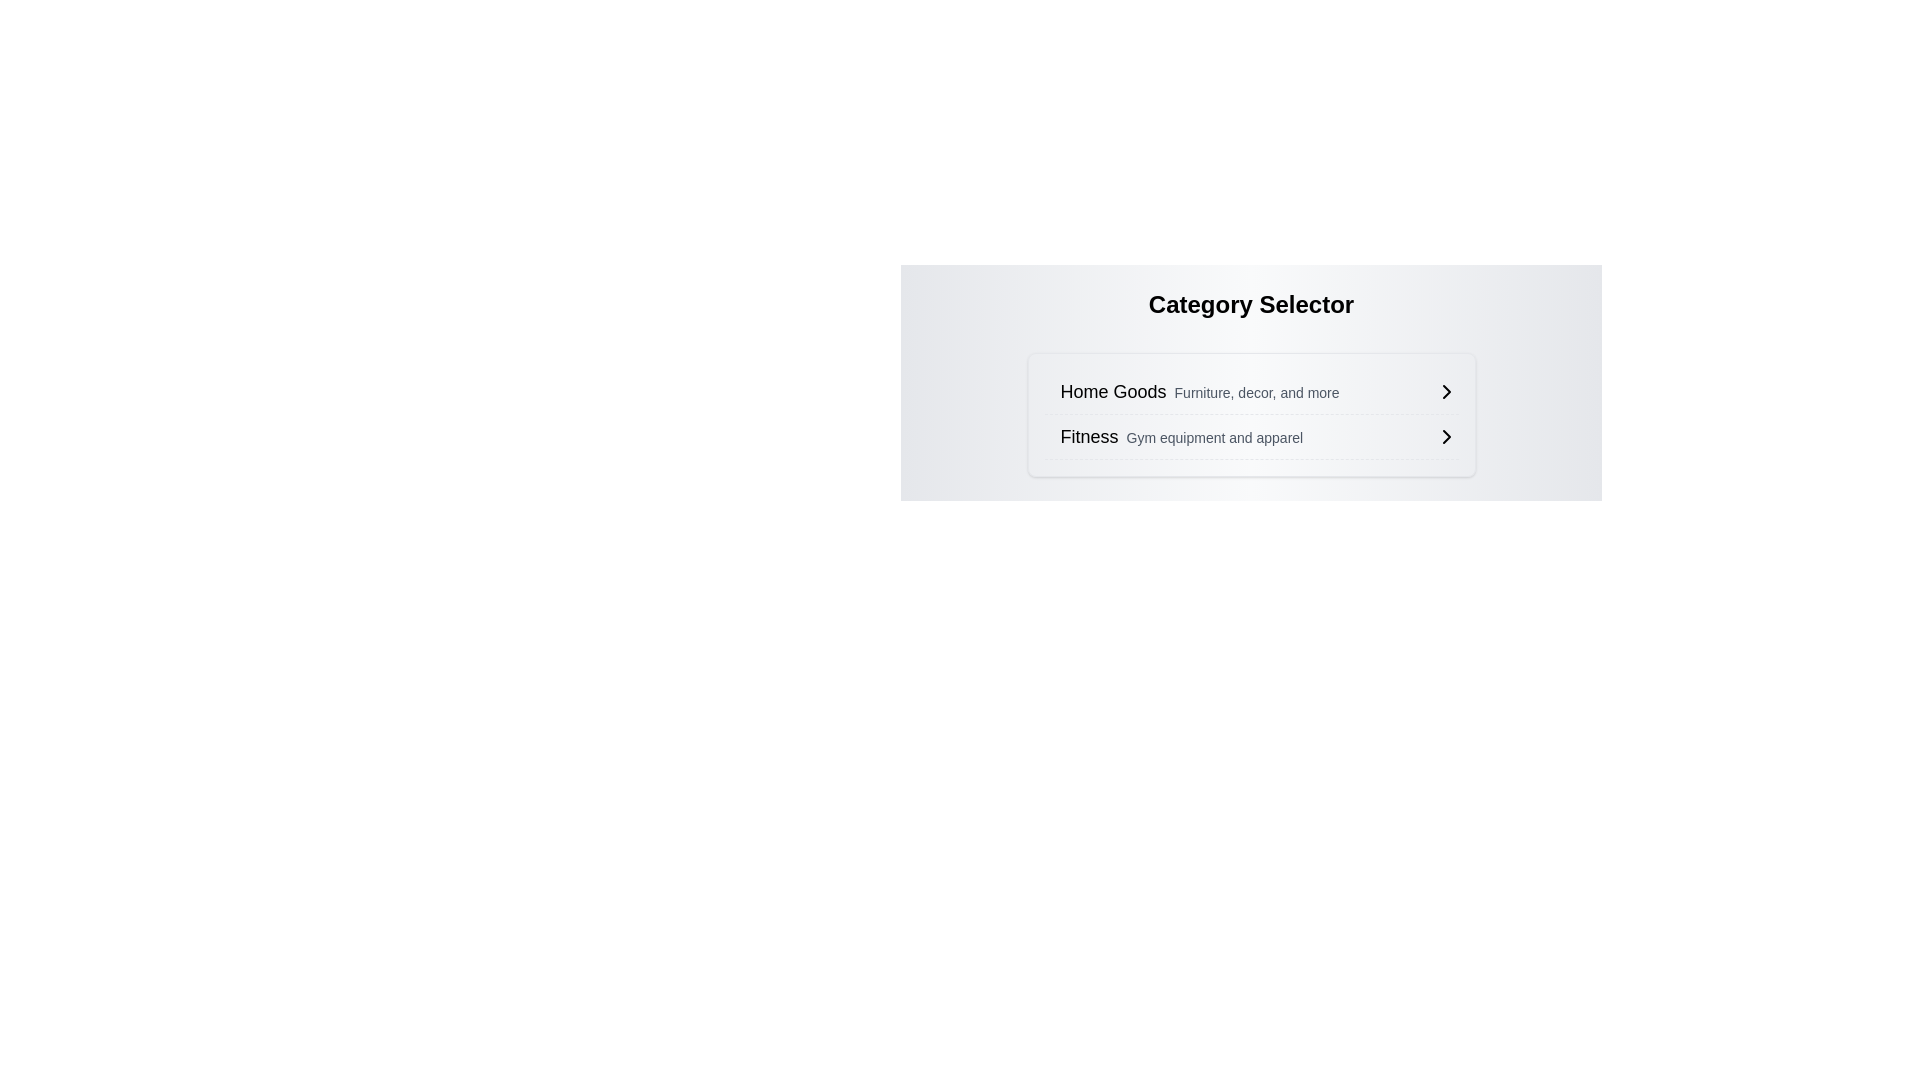  What do you see at coordinates (1256, 393) in the screenshot?
I see `the Text Label element displaying 'Furniture, decor, and more', which is positioned to the right of the bold 'Home Goods' text` at bounding box center [1256, 393].